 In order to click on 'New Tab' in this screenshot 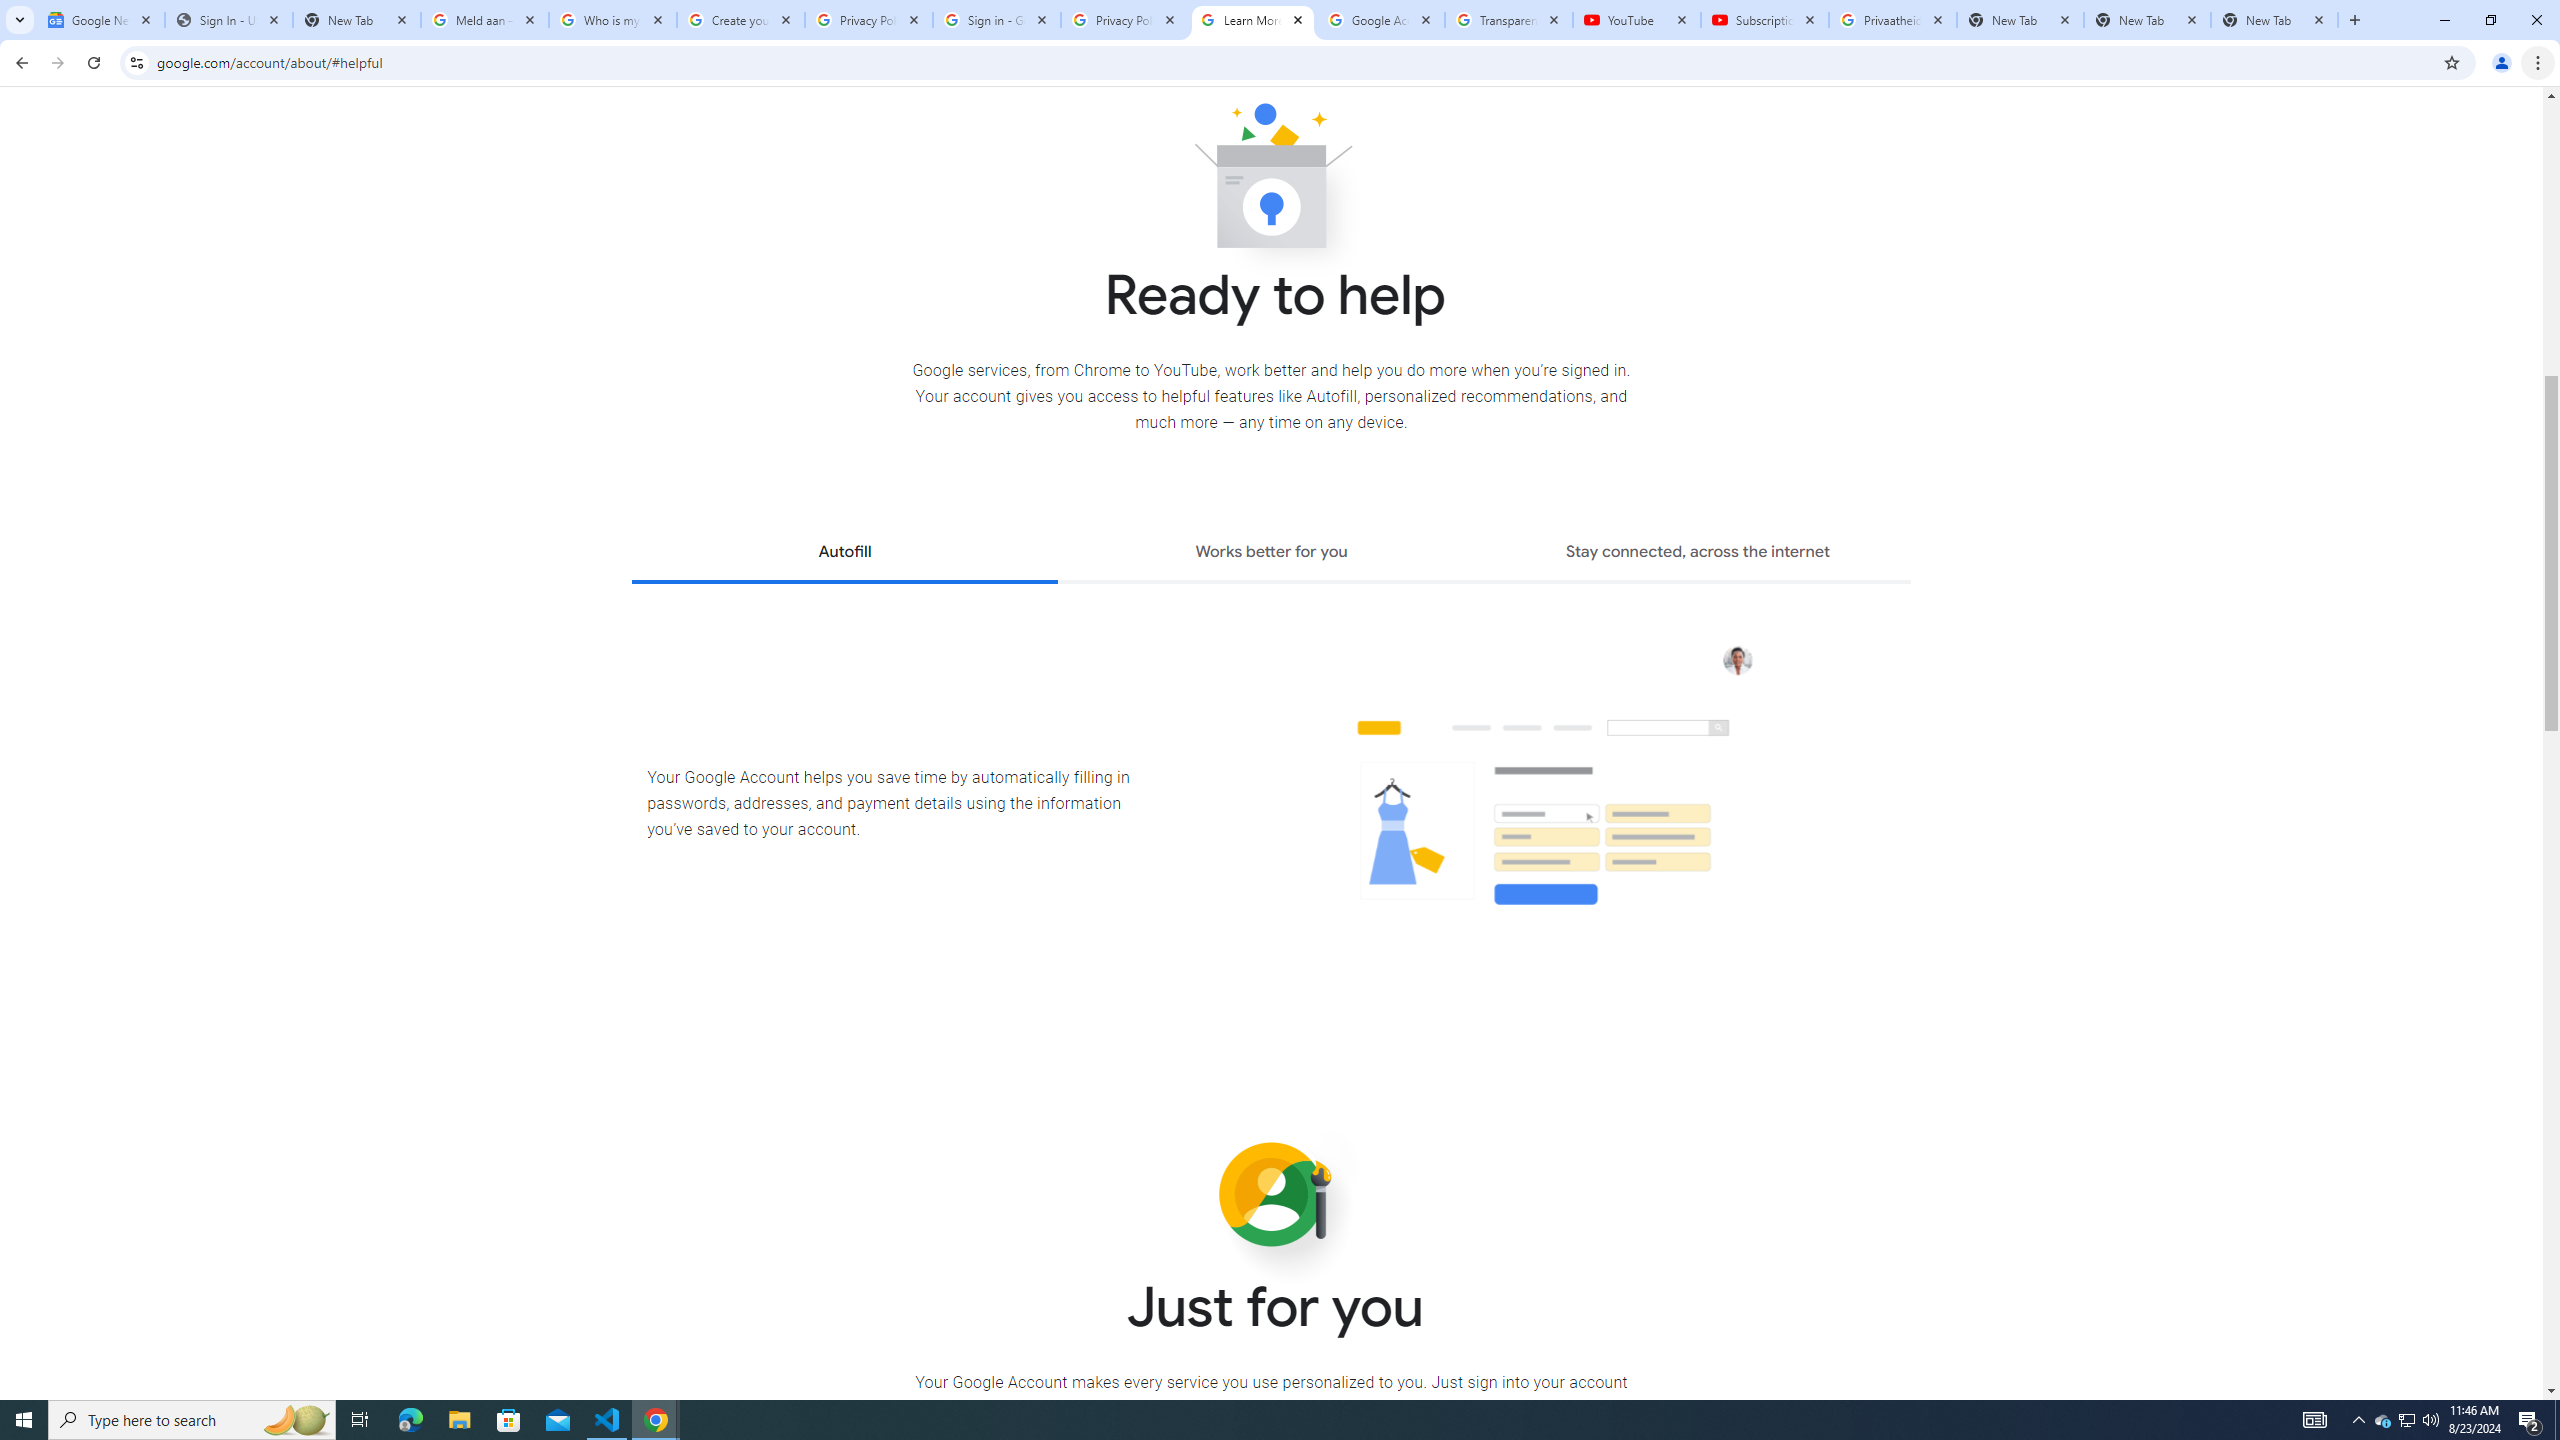, I will do `click(2274, 19)`.